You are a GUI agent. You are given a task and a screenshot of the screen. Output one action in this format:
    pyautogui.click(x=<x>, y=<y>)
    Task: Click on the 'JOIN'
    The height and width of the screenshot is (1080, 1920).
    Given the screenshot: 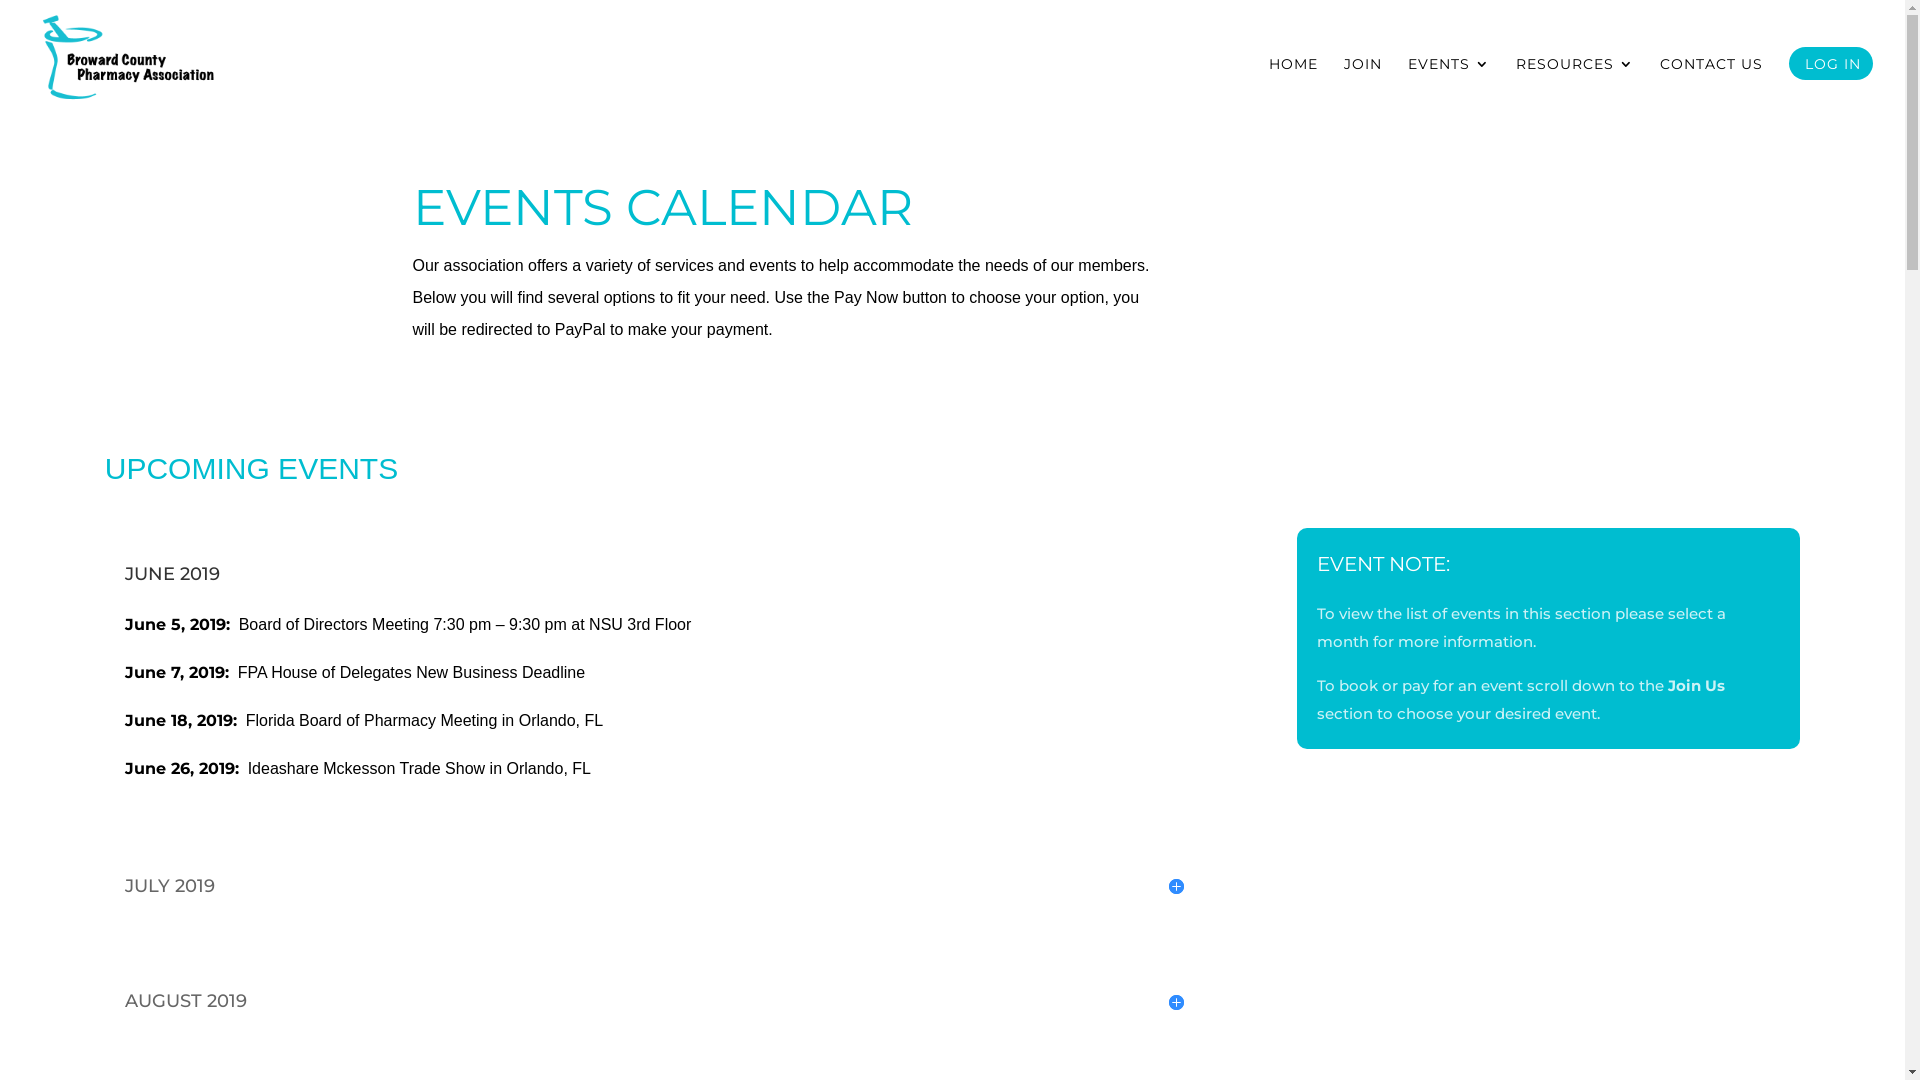 What is the action you would take?
    pyautogui.click(x=1362, y=86)
    